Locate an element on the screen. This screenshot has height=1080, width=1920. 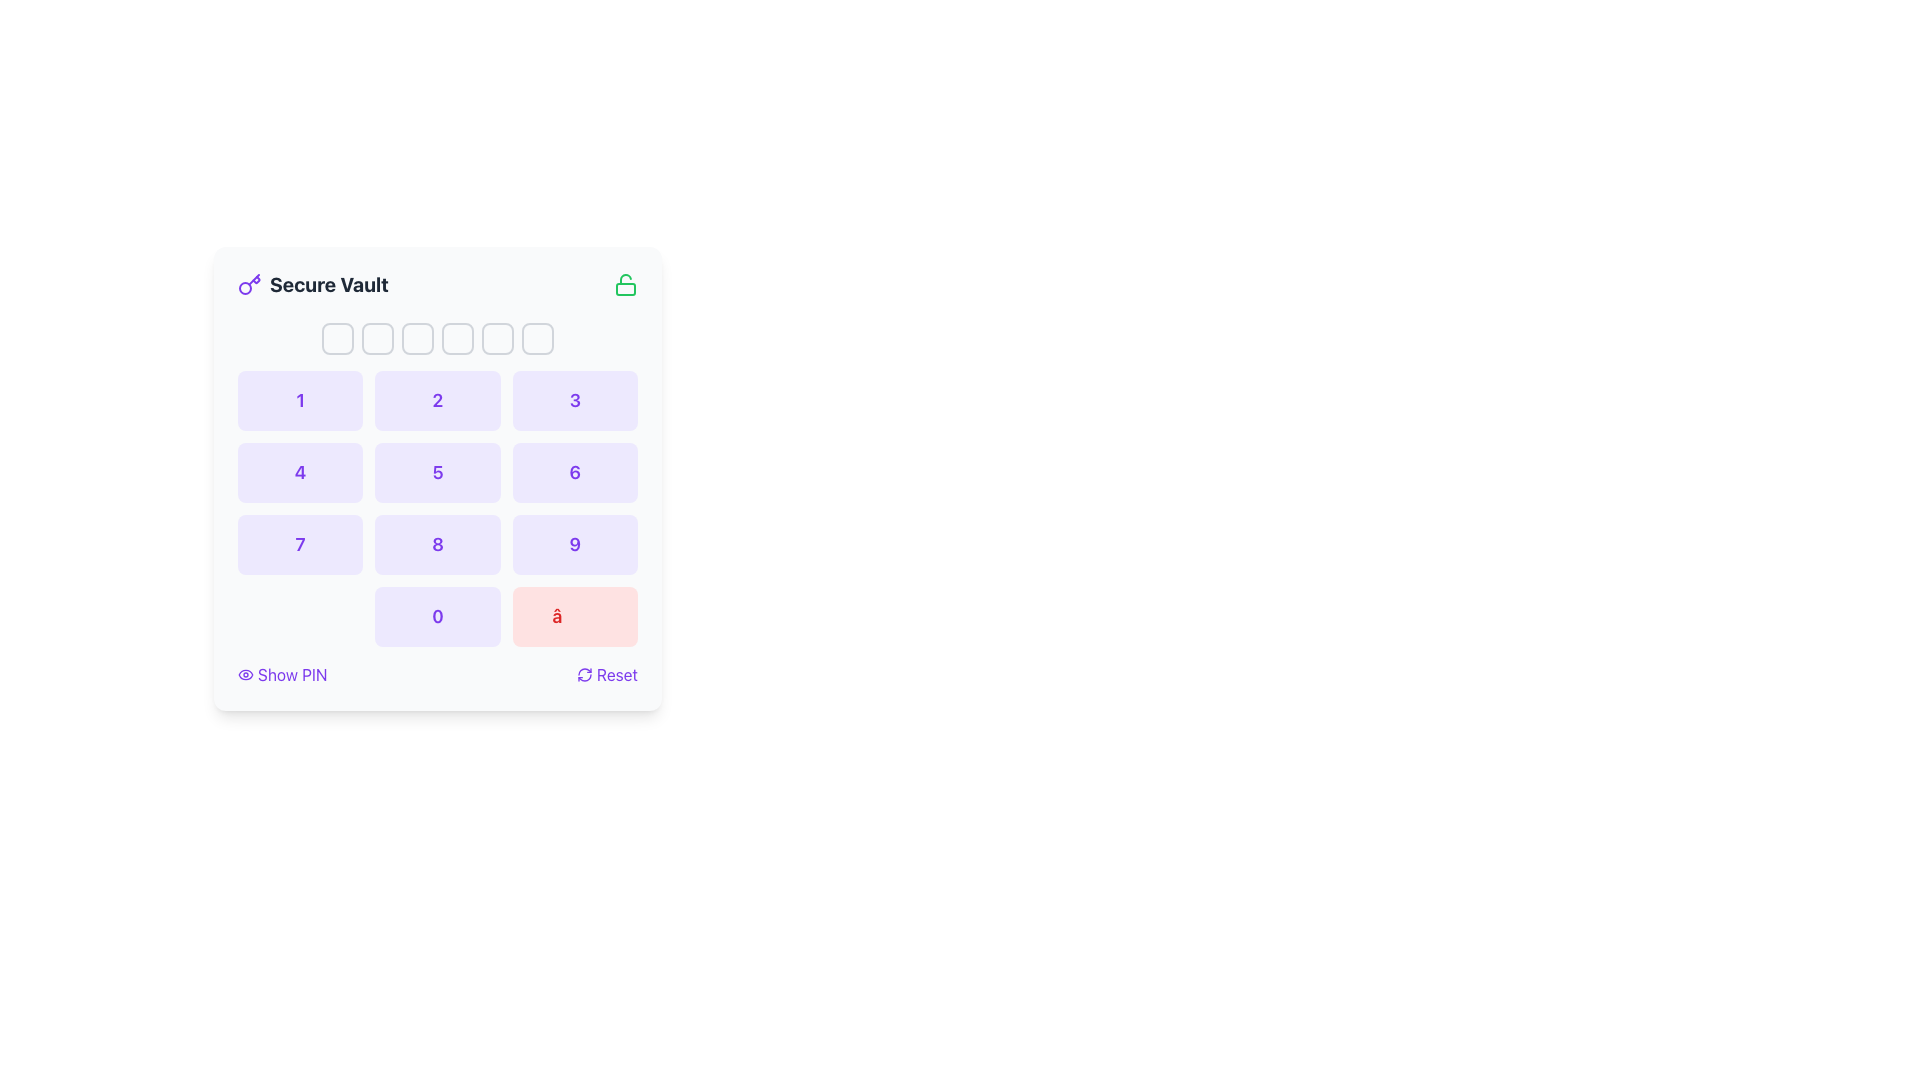
the visibility icon located in the lower-left section of the interface, which toggles the show/hide functionality for sensitive information, directly preceding the text 'Show PIN' is located at coordinates (244, 675).